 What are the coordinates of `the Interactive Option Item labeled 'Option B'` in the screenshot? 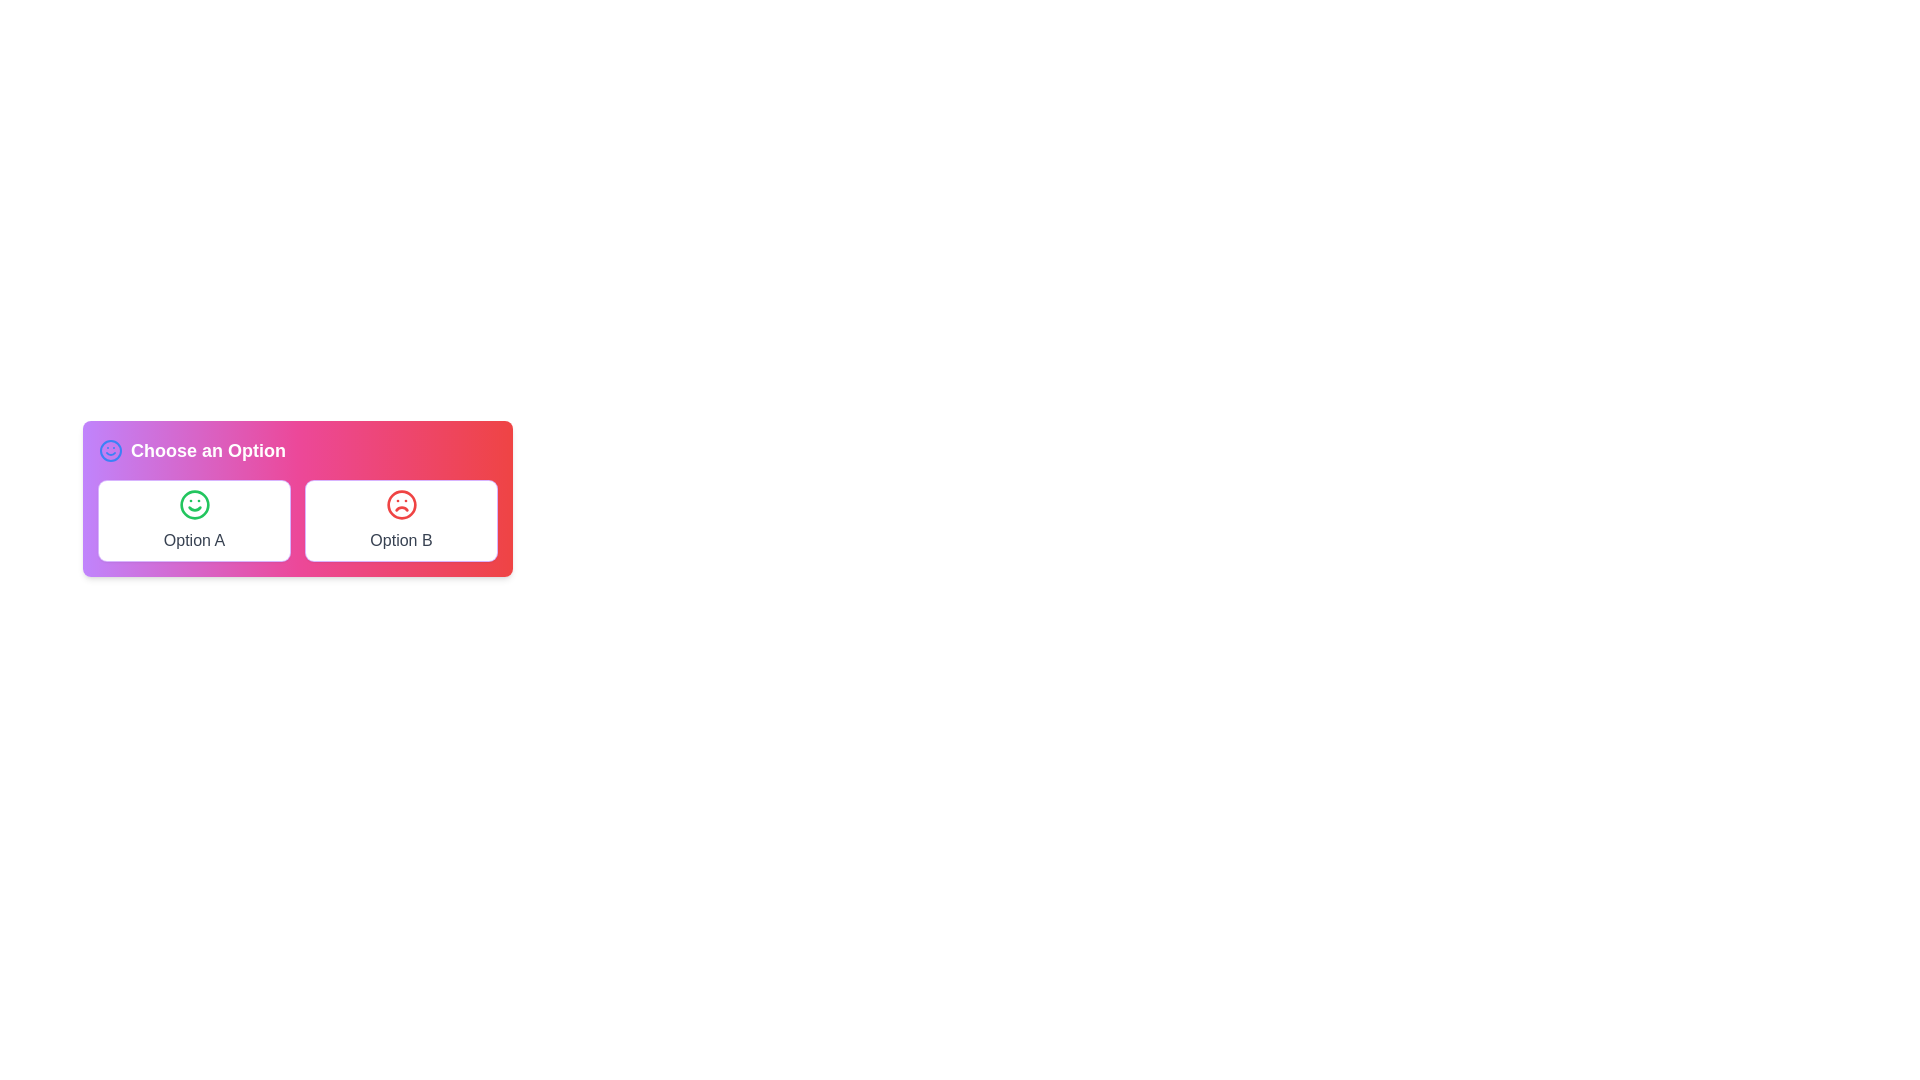 It's located at (400, 519).